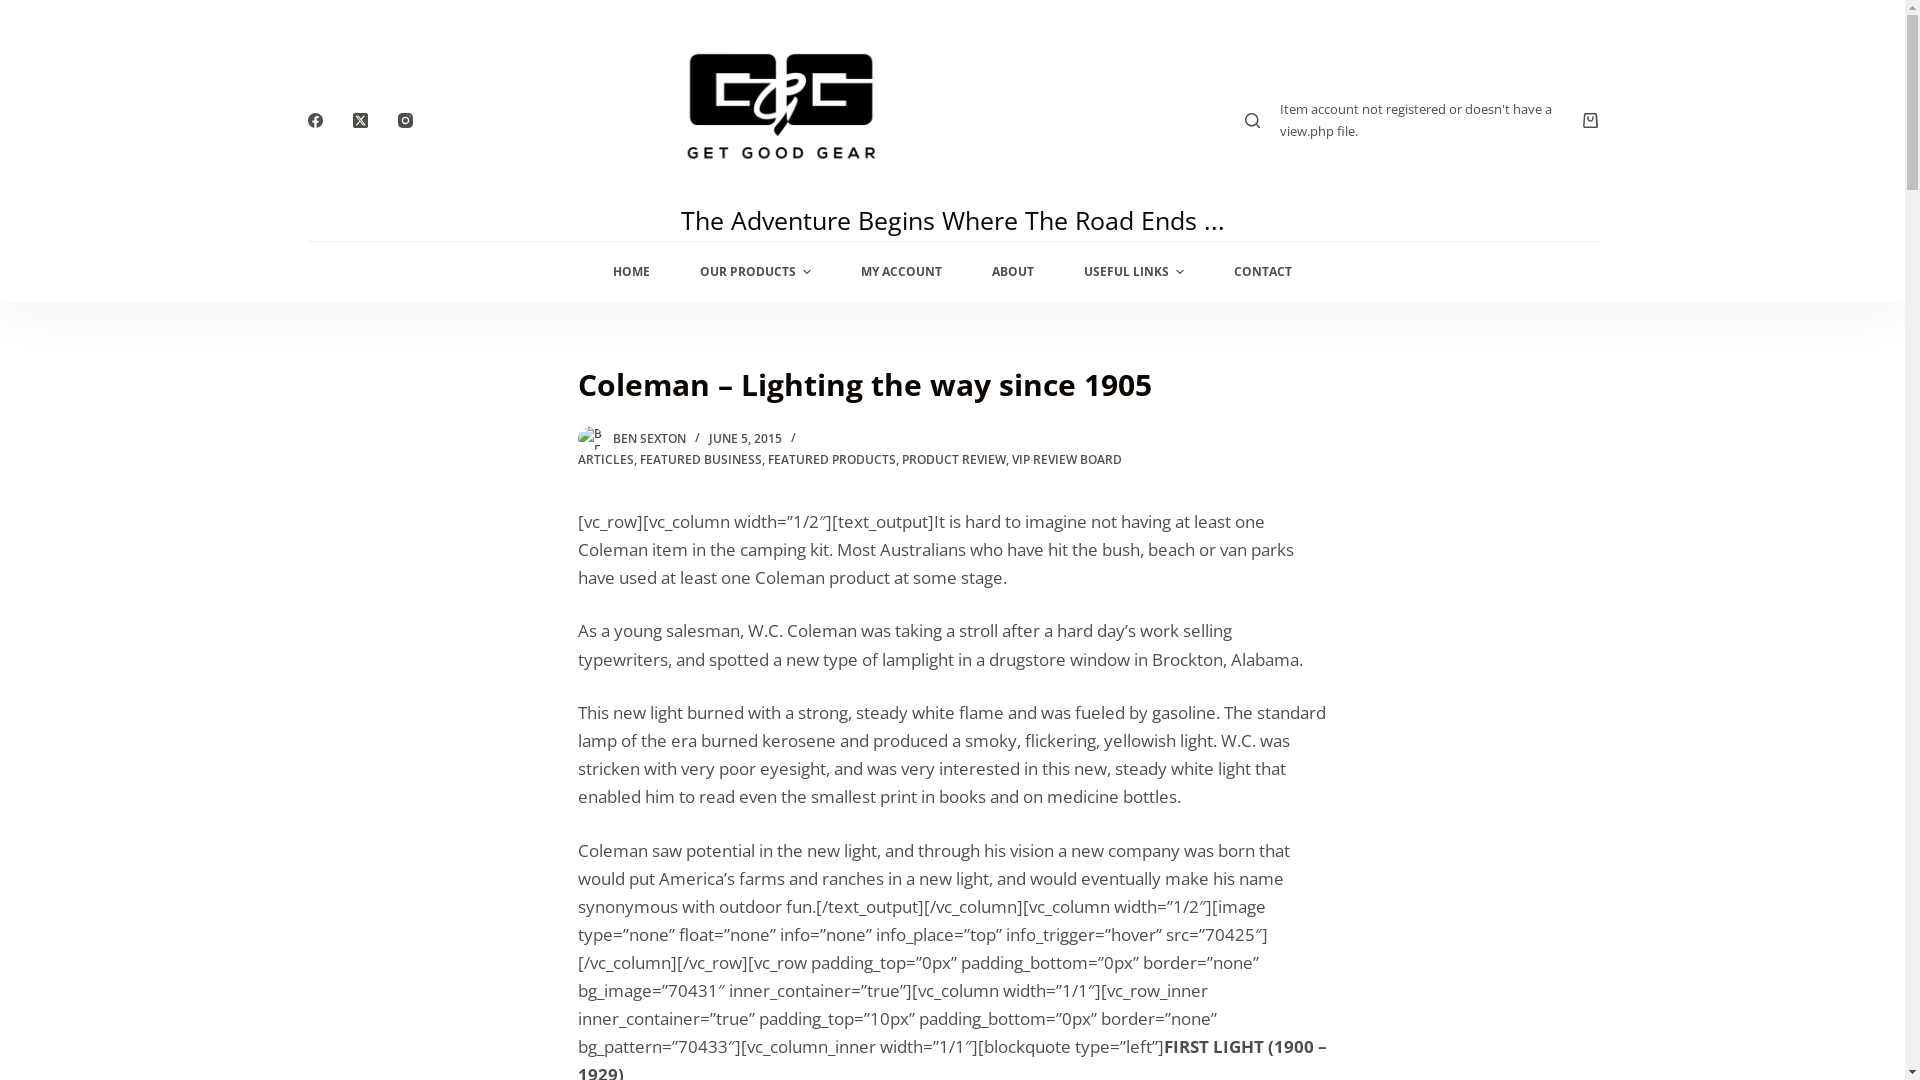  What do you see at coordinates (358, 763) in the screenshot?
I see `'Our Partners'` at bounding box center [358, 763].